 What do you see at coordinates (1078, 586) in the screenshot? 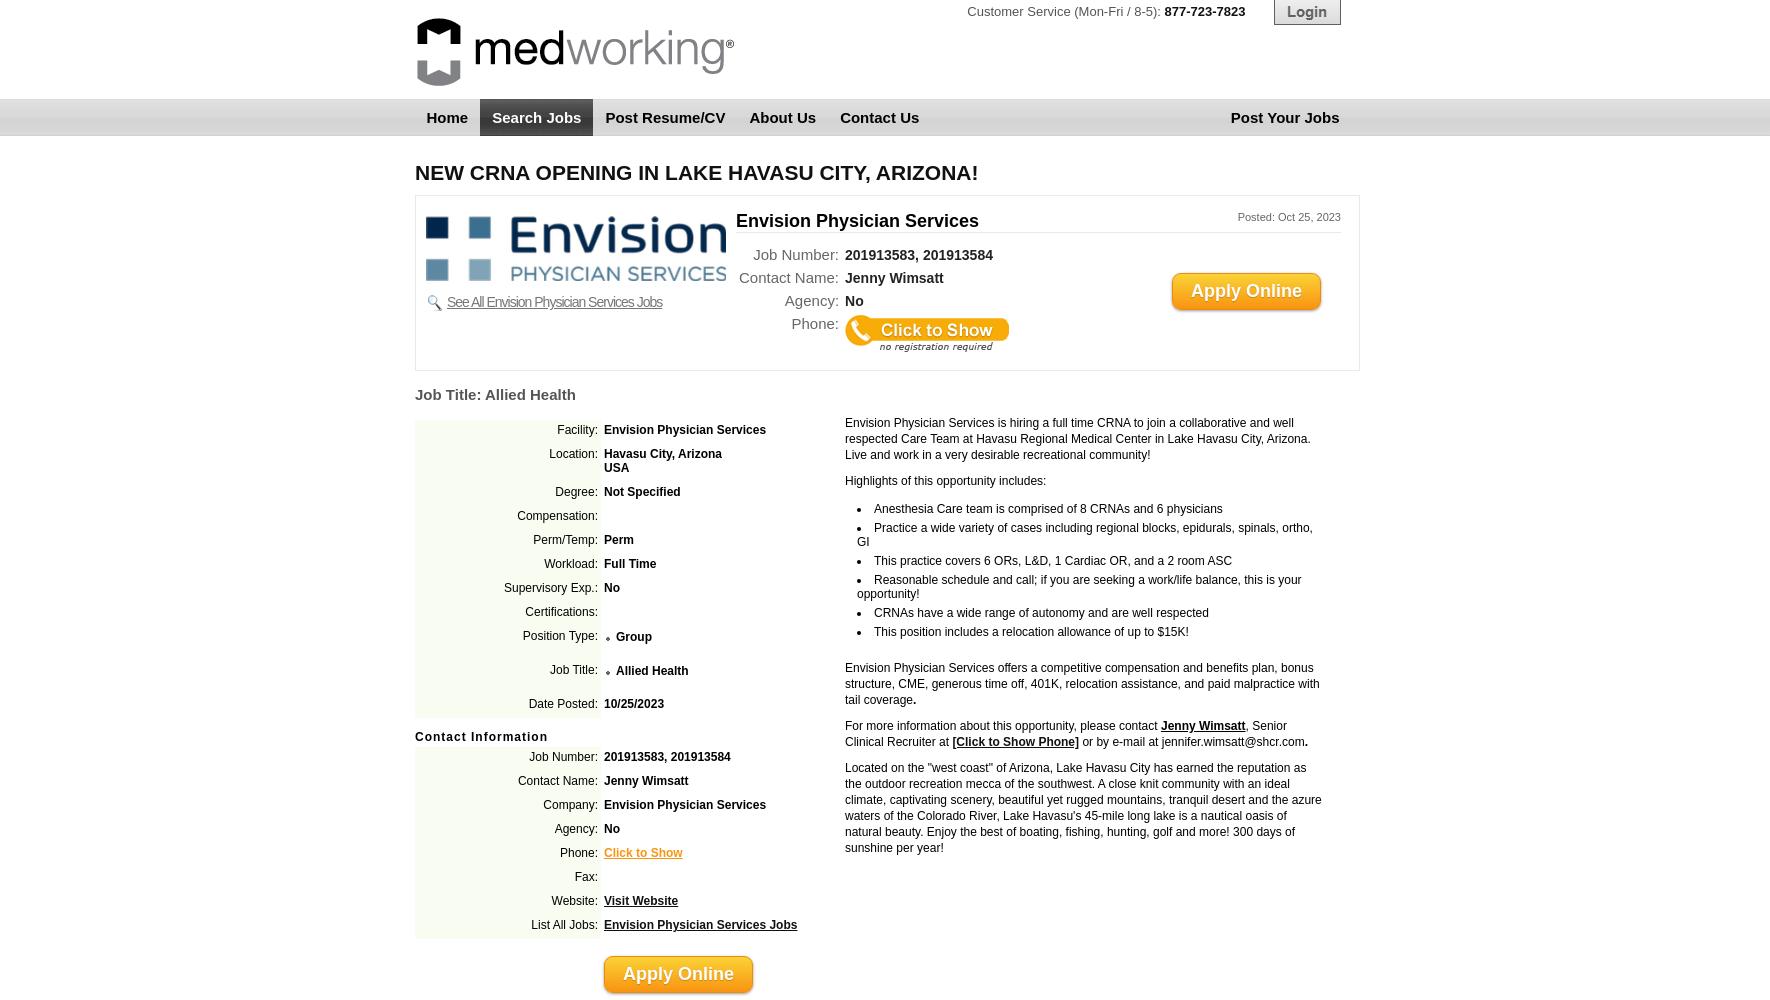
I see `'Reasonable schedule and call; if you are seeking a work/life balance, this is your opportunity!'` at bounding box center [1078, 586].